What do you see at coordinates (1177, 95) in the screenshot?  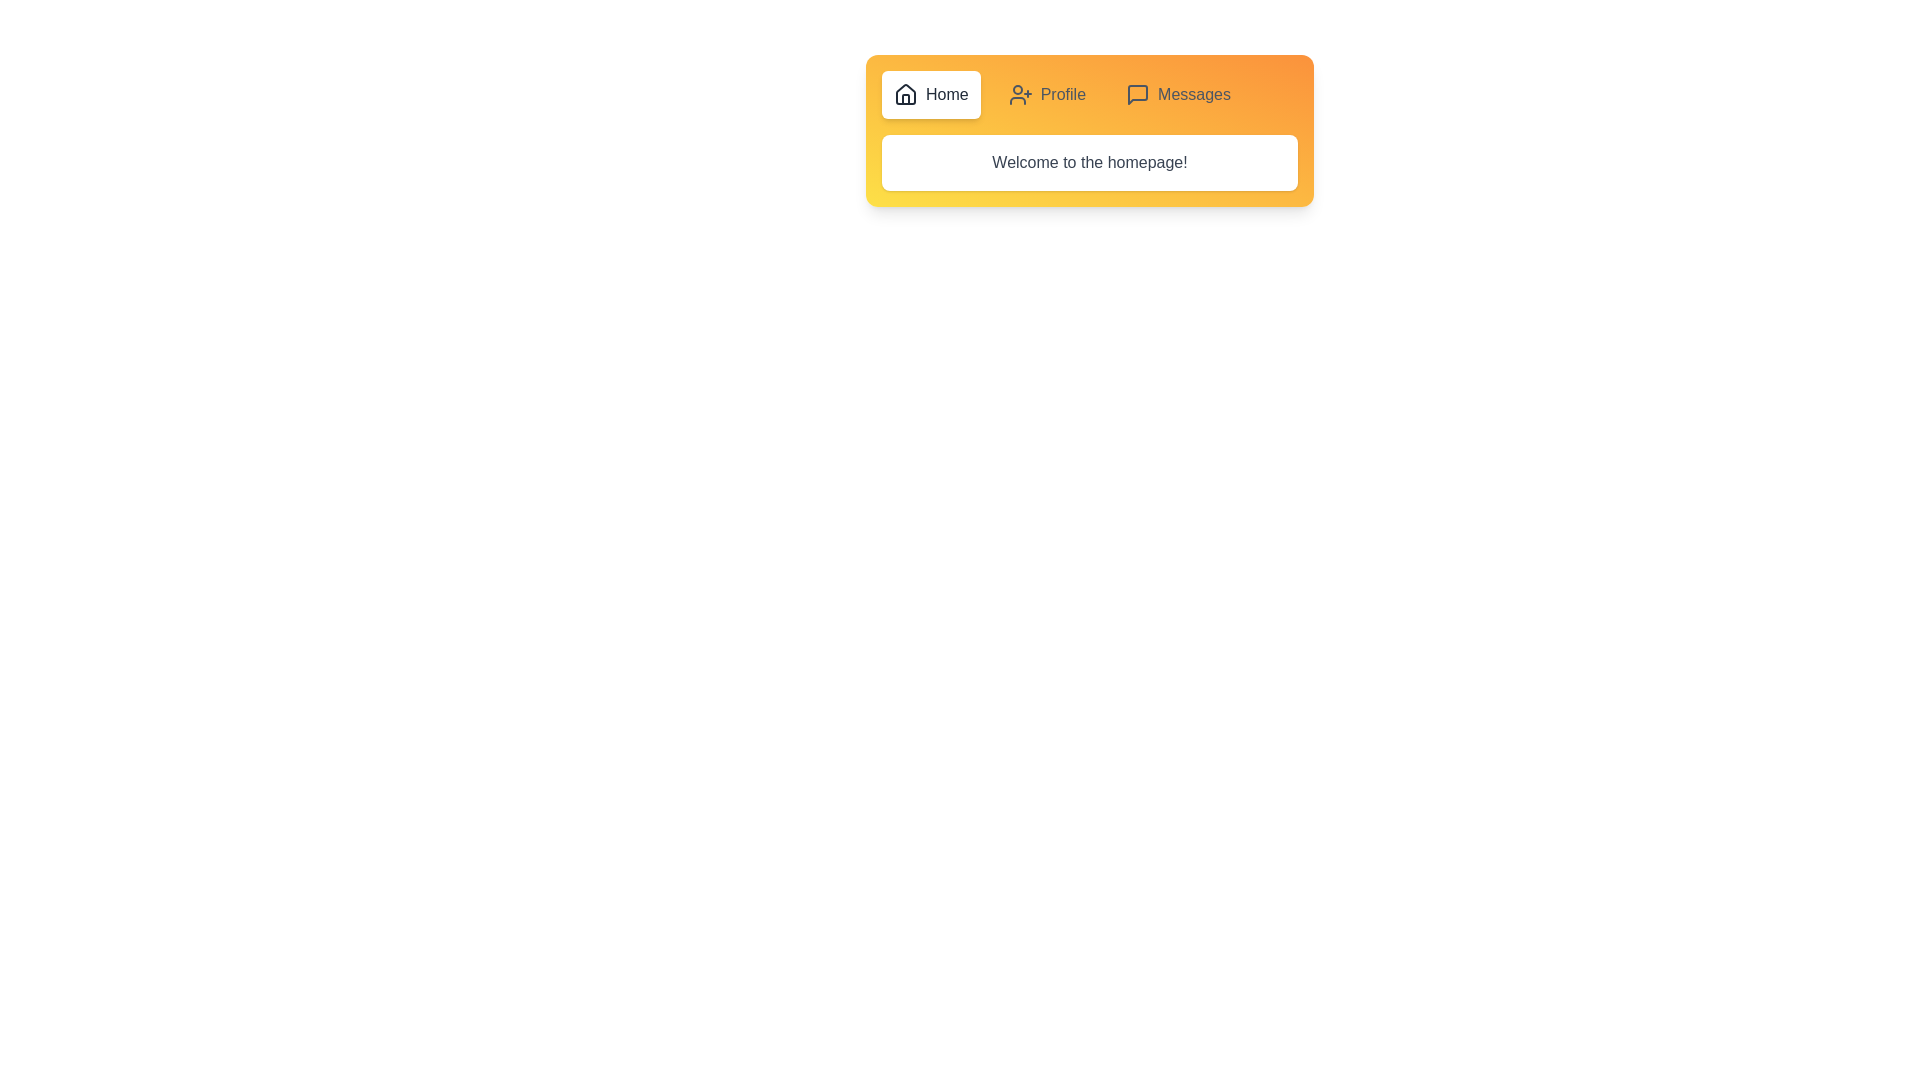 I see `the Messages button to observe visual feedback` at bounding box center [1177, 95].